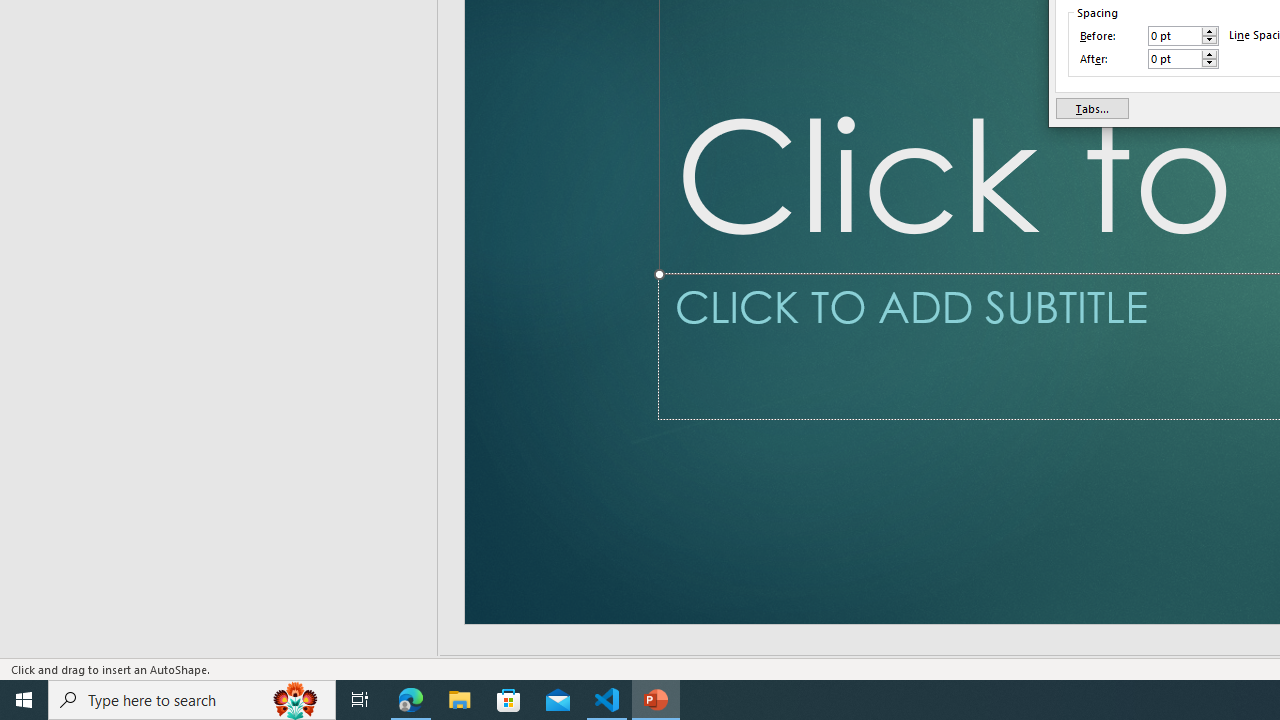 This screenshot has width=1280, height=720. What do you see at coordinates (1183, 36) in the screenshot?
I see `'Before'` at bounding box center [1183, 36].